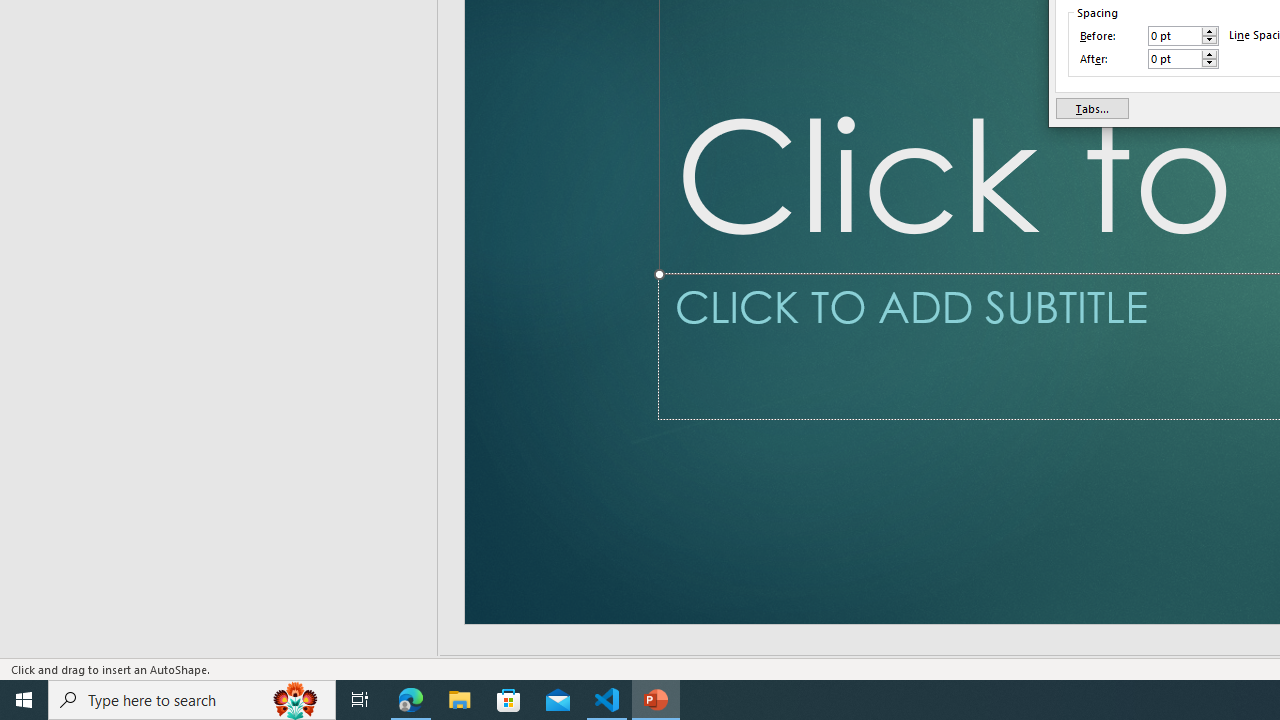 This screenshot has width=1280, height=720. What do you see at coordinates (1183, 36) in the screenshot?
I see `'Before'` at bounding box center [1183, 36].